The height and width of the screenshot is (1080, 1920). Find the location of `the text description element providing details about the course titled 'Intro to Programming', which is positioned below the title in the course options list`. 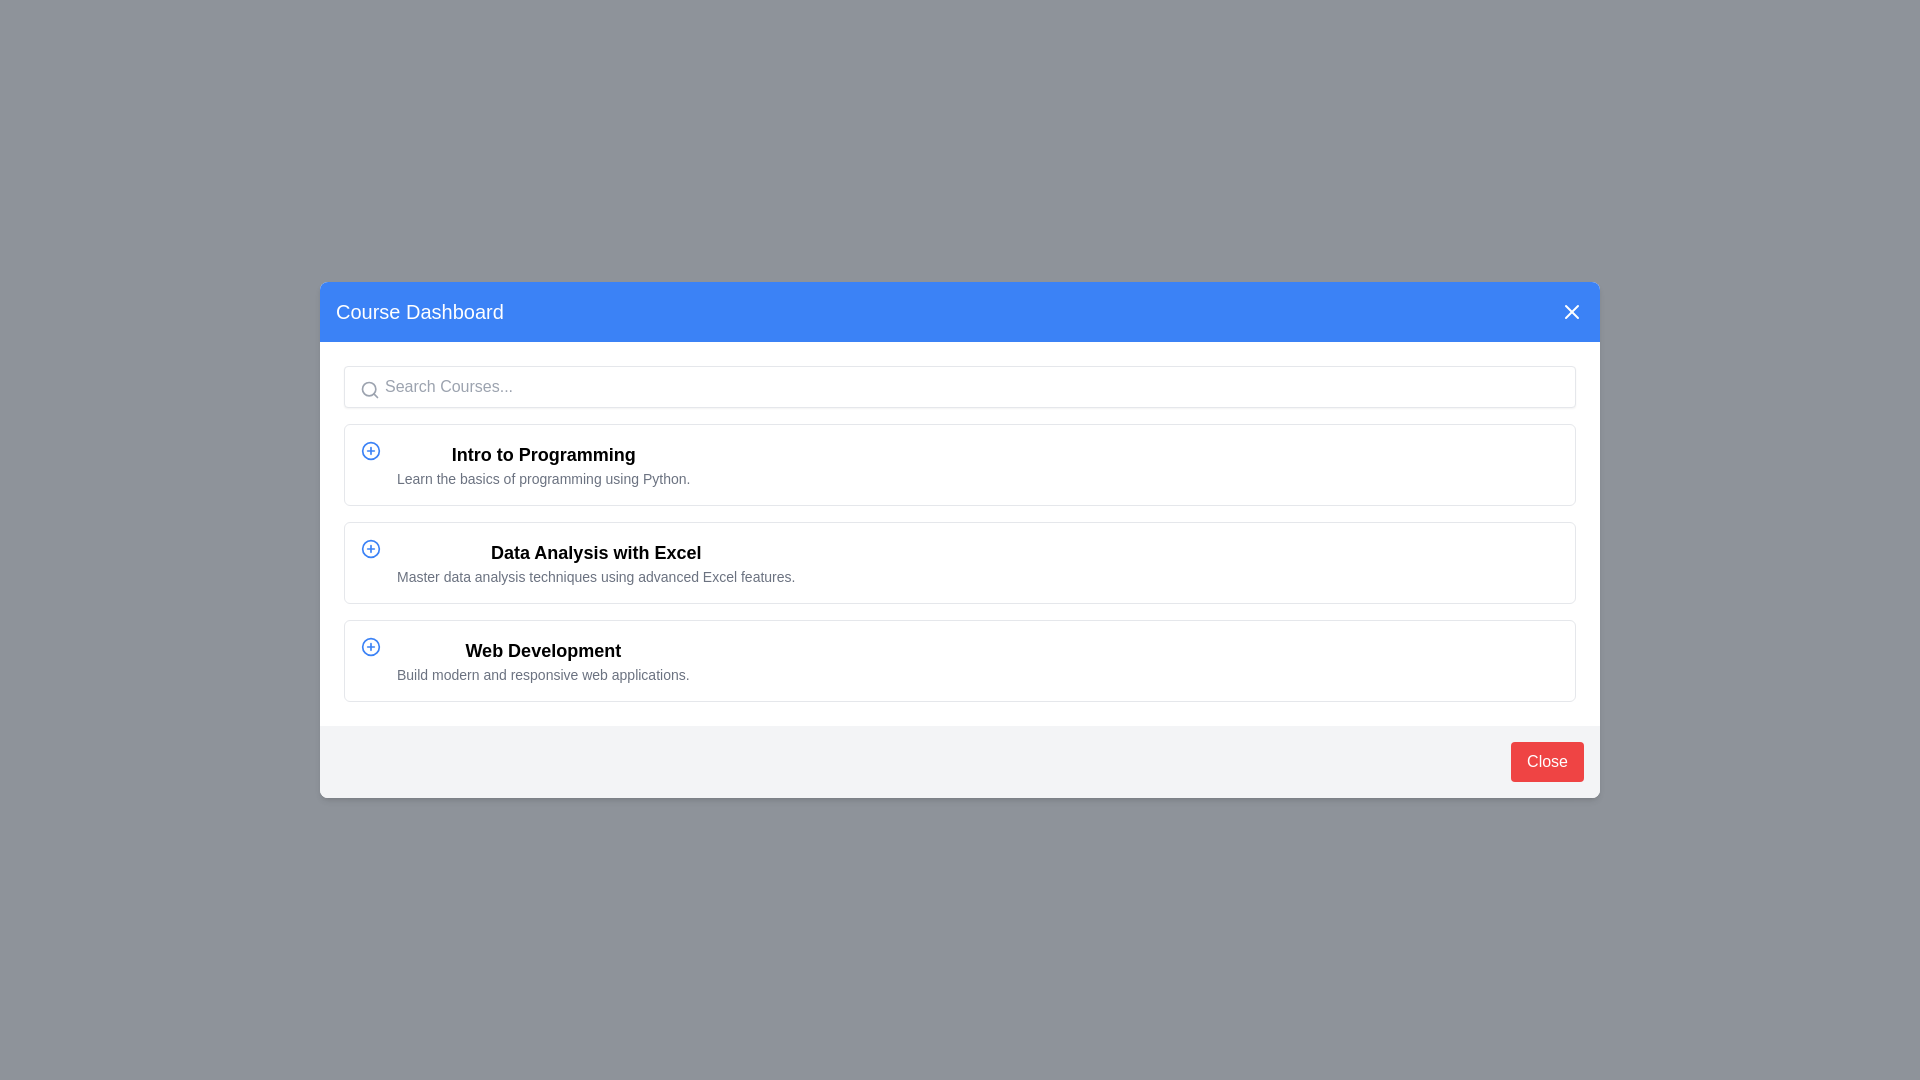

the text description element providing details about the course titled 'Intro to Programming', which is positioned below the title in the course options list is located at coordinates (543, 478).